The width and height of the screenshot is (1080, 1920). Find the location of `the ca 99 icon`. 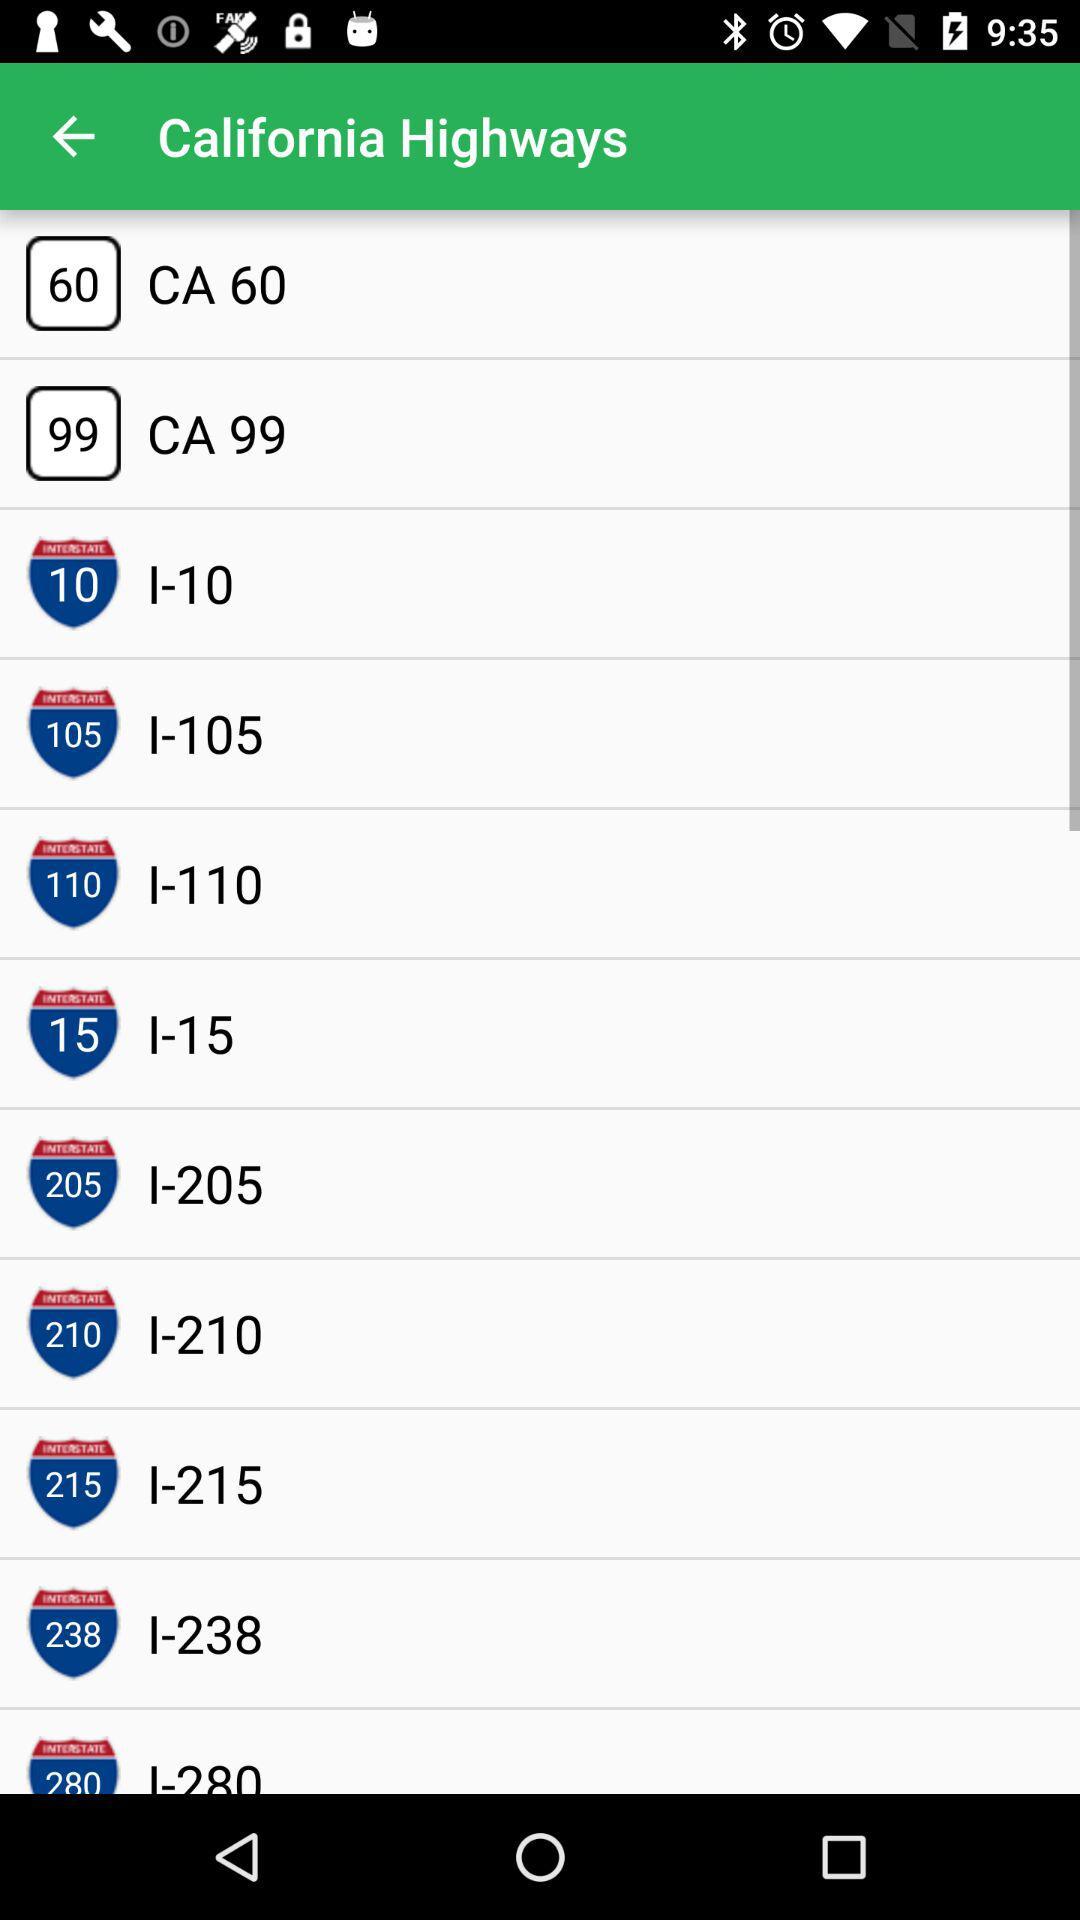

the ca 99 icon is located at coordinates (217, 432).